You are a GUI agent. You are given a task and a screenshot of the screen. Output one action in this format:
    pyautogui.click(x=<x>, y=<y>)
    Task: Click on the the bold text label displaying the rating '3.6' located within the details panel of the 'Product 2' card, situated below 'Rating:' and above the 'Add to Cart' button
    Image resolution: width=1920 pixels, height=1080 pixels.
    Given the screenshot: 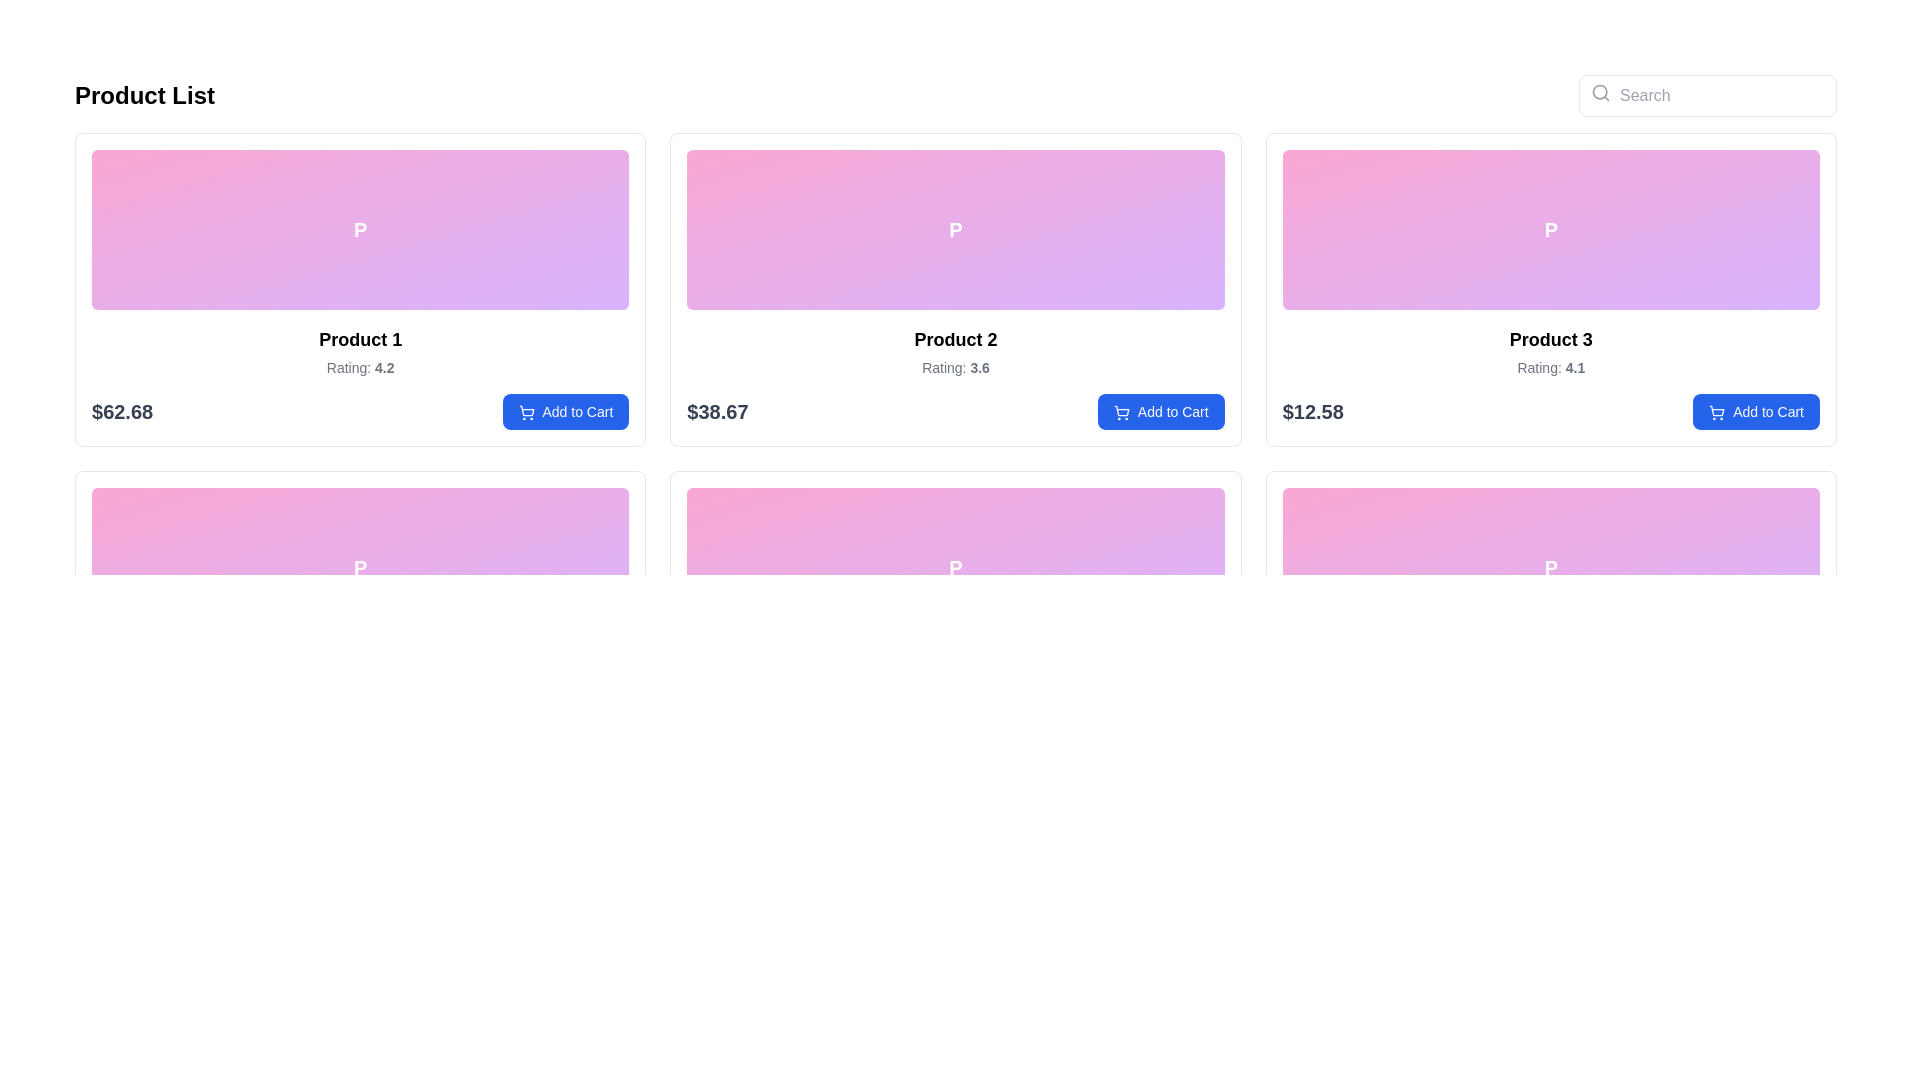 What is the action you would take?
    pyautogui.click(x=980, y=367)
    